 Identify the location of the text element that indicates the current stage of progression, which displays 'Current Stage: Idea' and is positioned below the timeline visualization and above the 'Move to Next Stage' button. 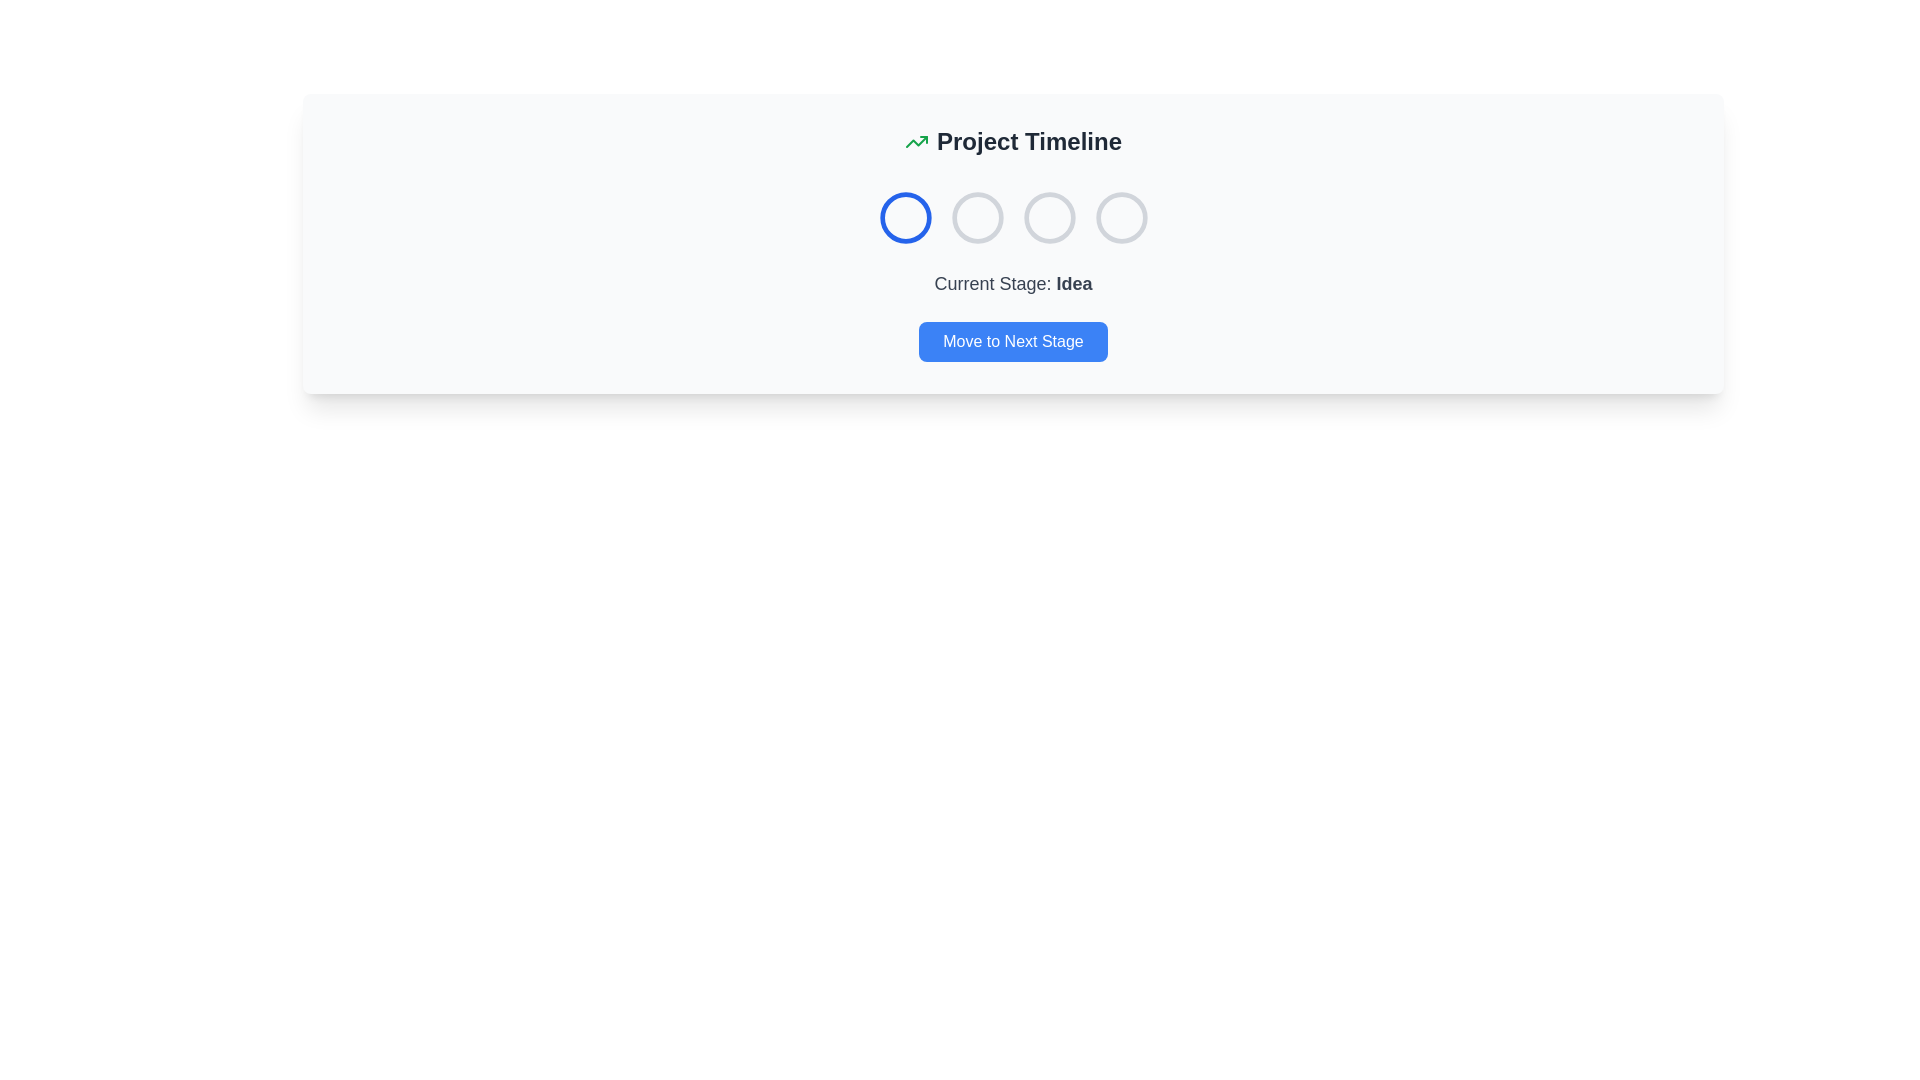
(1073, 284).